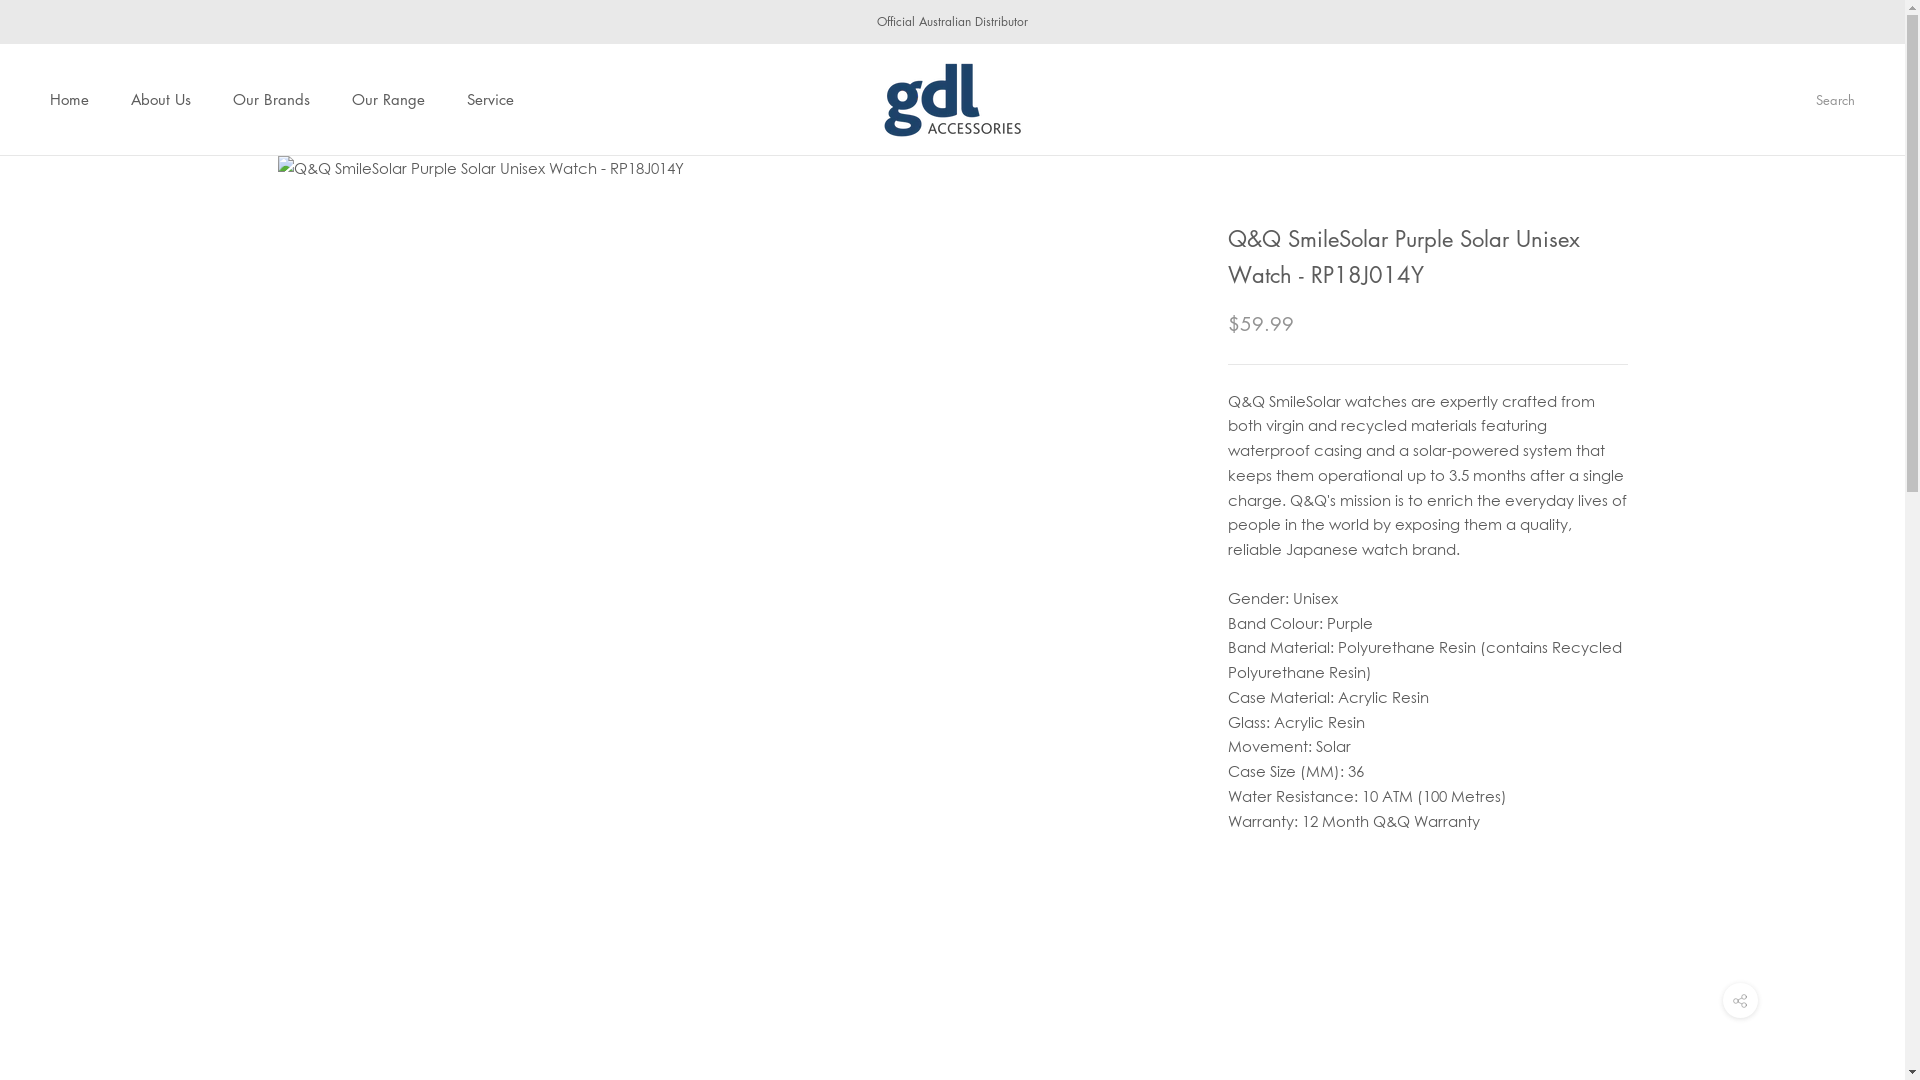 The image size is (1920, 1080). Describe the element at coordinates (69, 99) in the screenshot. I see `'Home` at that location.